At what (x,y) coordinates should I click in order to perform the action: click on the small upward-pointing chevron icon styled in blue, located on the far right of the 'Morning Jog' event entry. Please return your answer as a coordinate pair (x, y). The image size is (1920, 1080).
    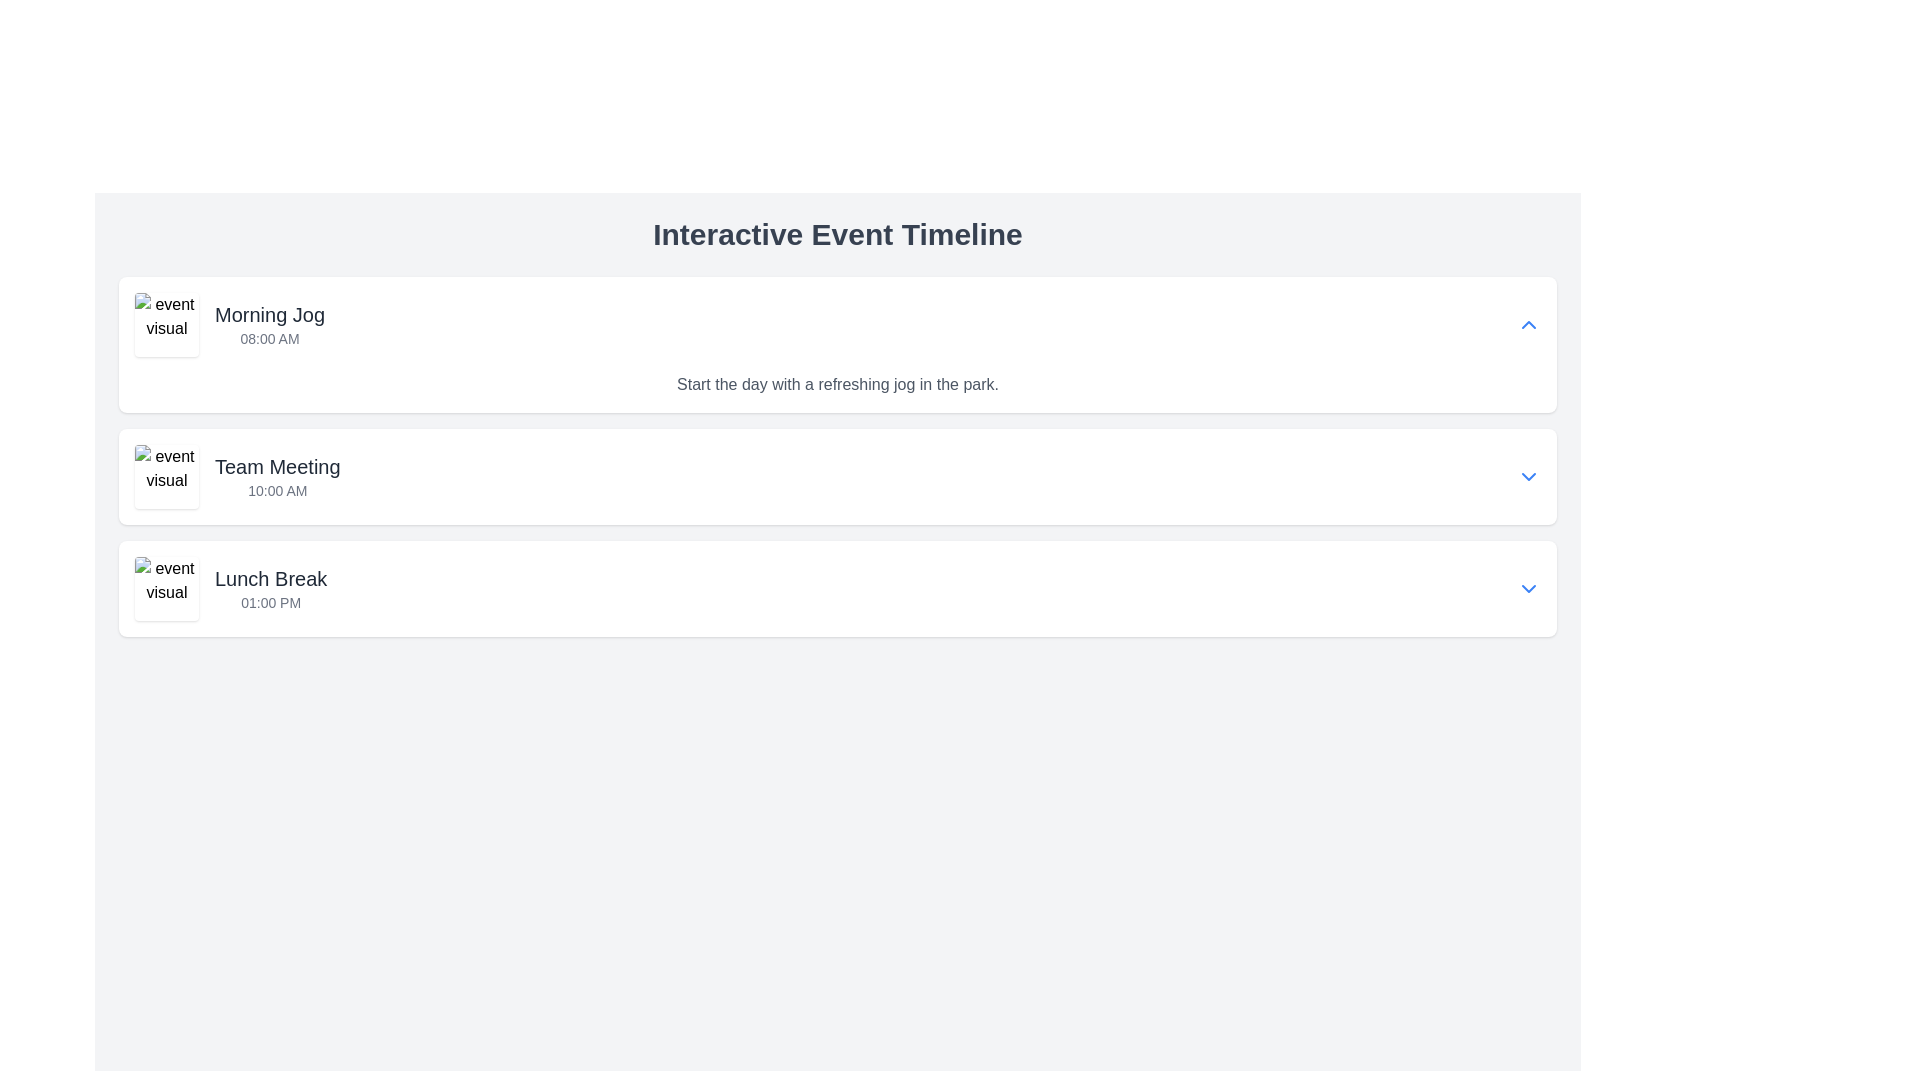
    Looking at the image, I should click on (1528, 323).